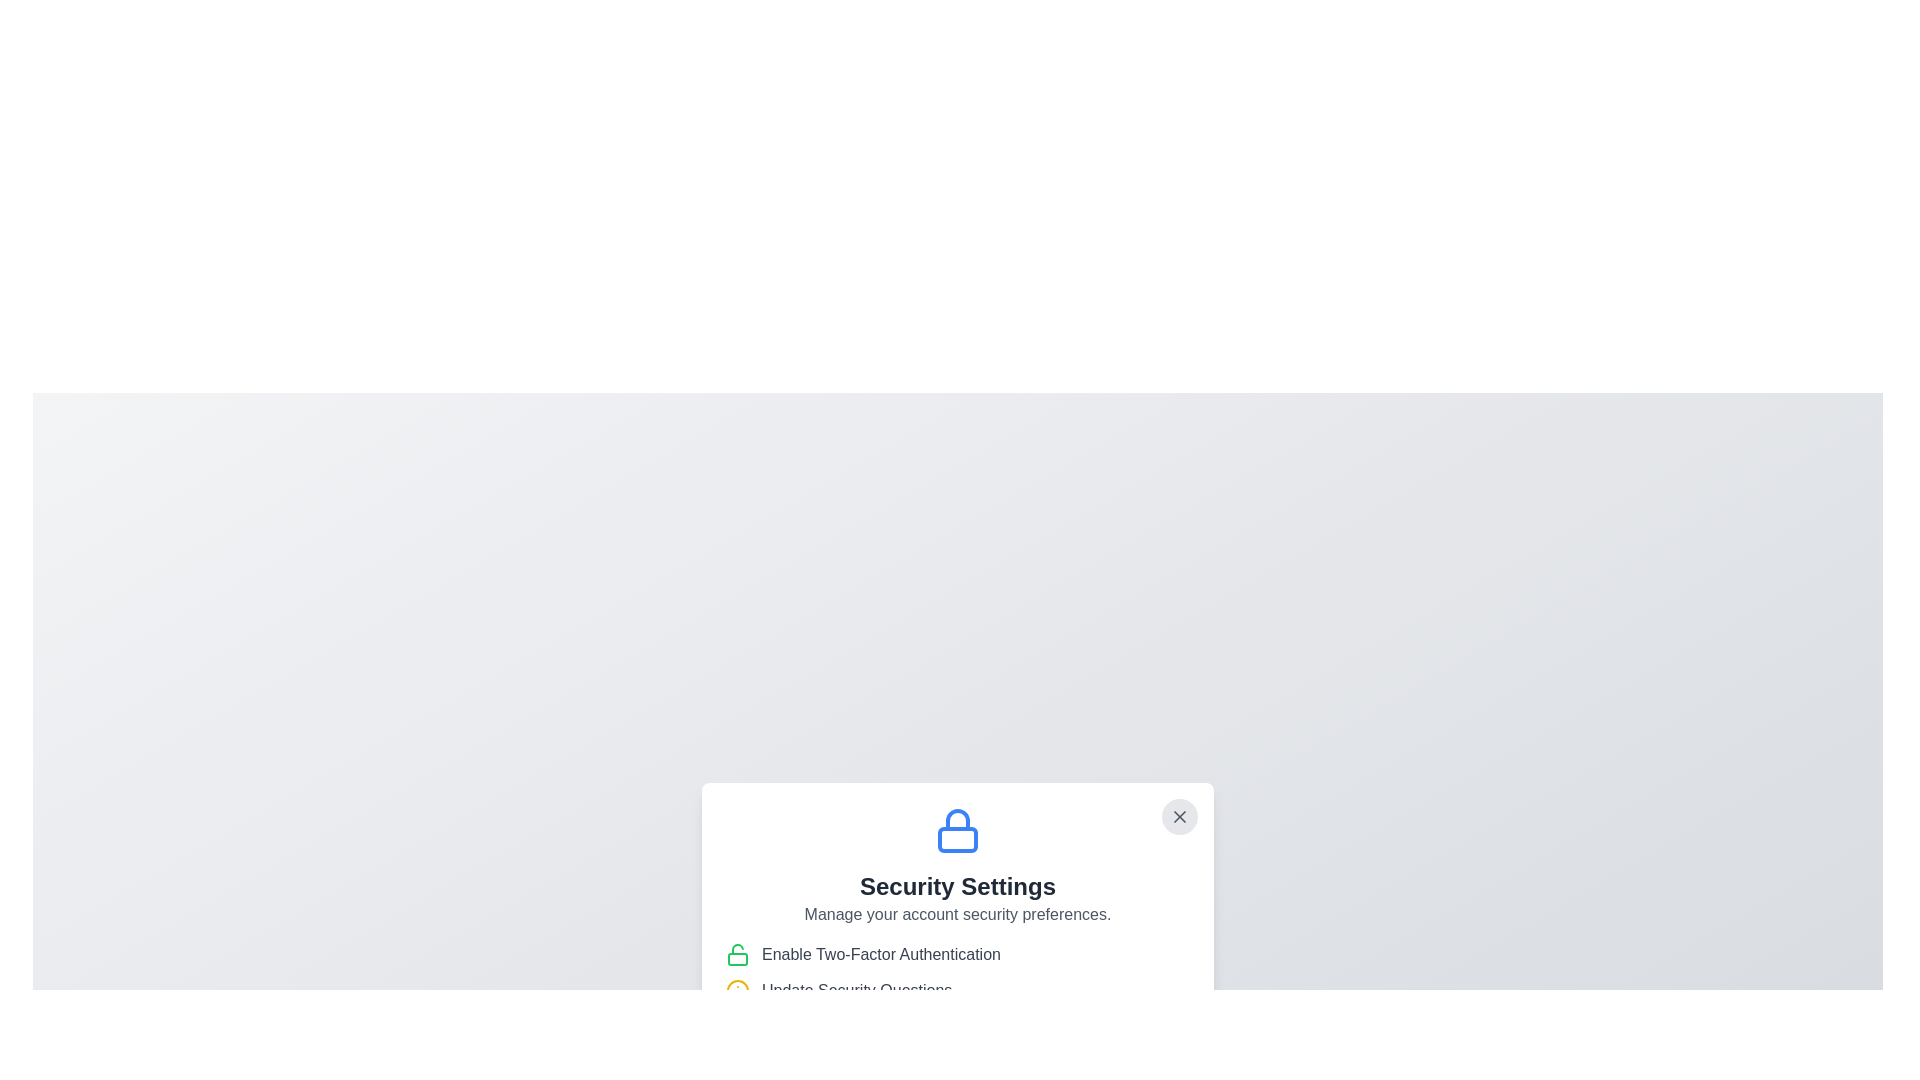 This screenshot has width=1920, height=1080. What do you see at coordinates (1180, 817) in the screenshot?
I see `the close button element represented by an 'X' shape in the top-right corner of the 'Security Settings' modal` at bounding box center [1180, 817].